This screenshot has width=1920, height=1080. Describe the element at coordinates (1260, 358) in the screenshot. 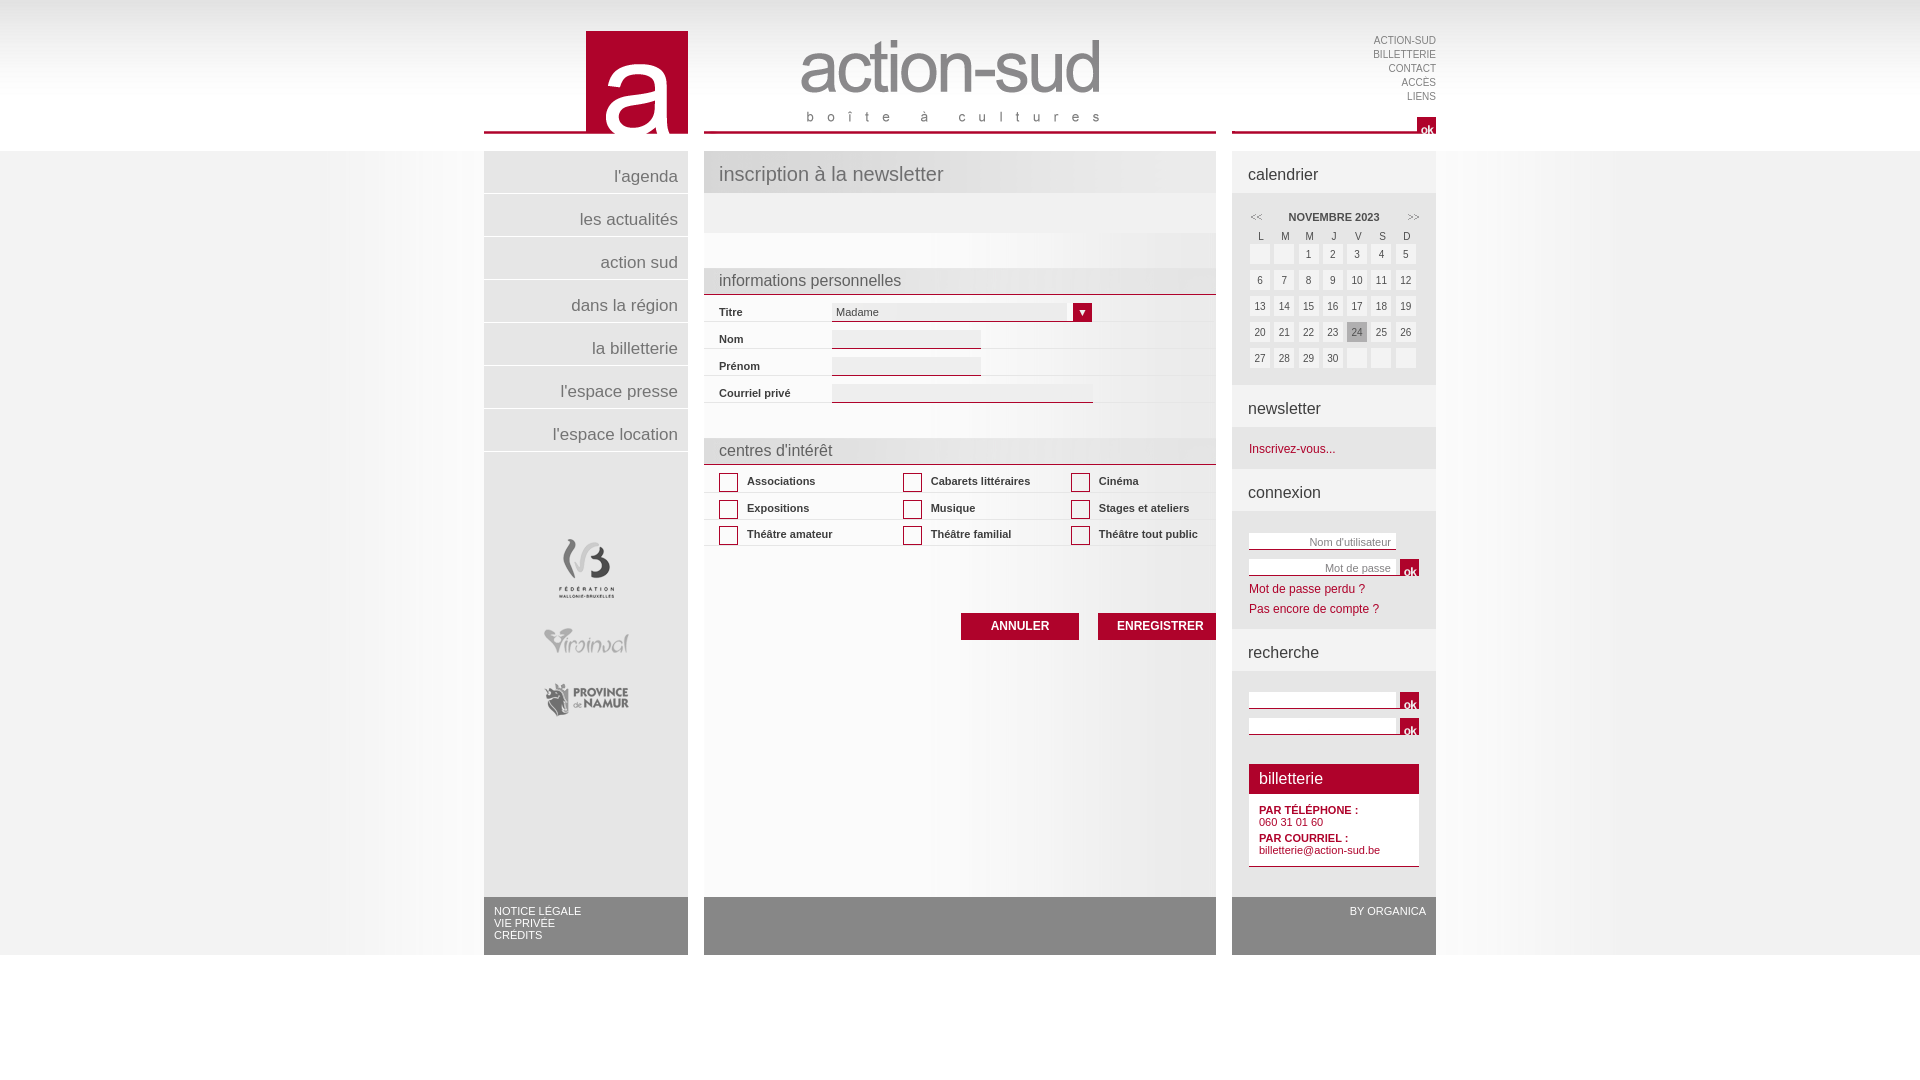

I see `'27'` at that location.